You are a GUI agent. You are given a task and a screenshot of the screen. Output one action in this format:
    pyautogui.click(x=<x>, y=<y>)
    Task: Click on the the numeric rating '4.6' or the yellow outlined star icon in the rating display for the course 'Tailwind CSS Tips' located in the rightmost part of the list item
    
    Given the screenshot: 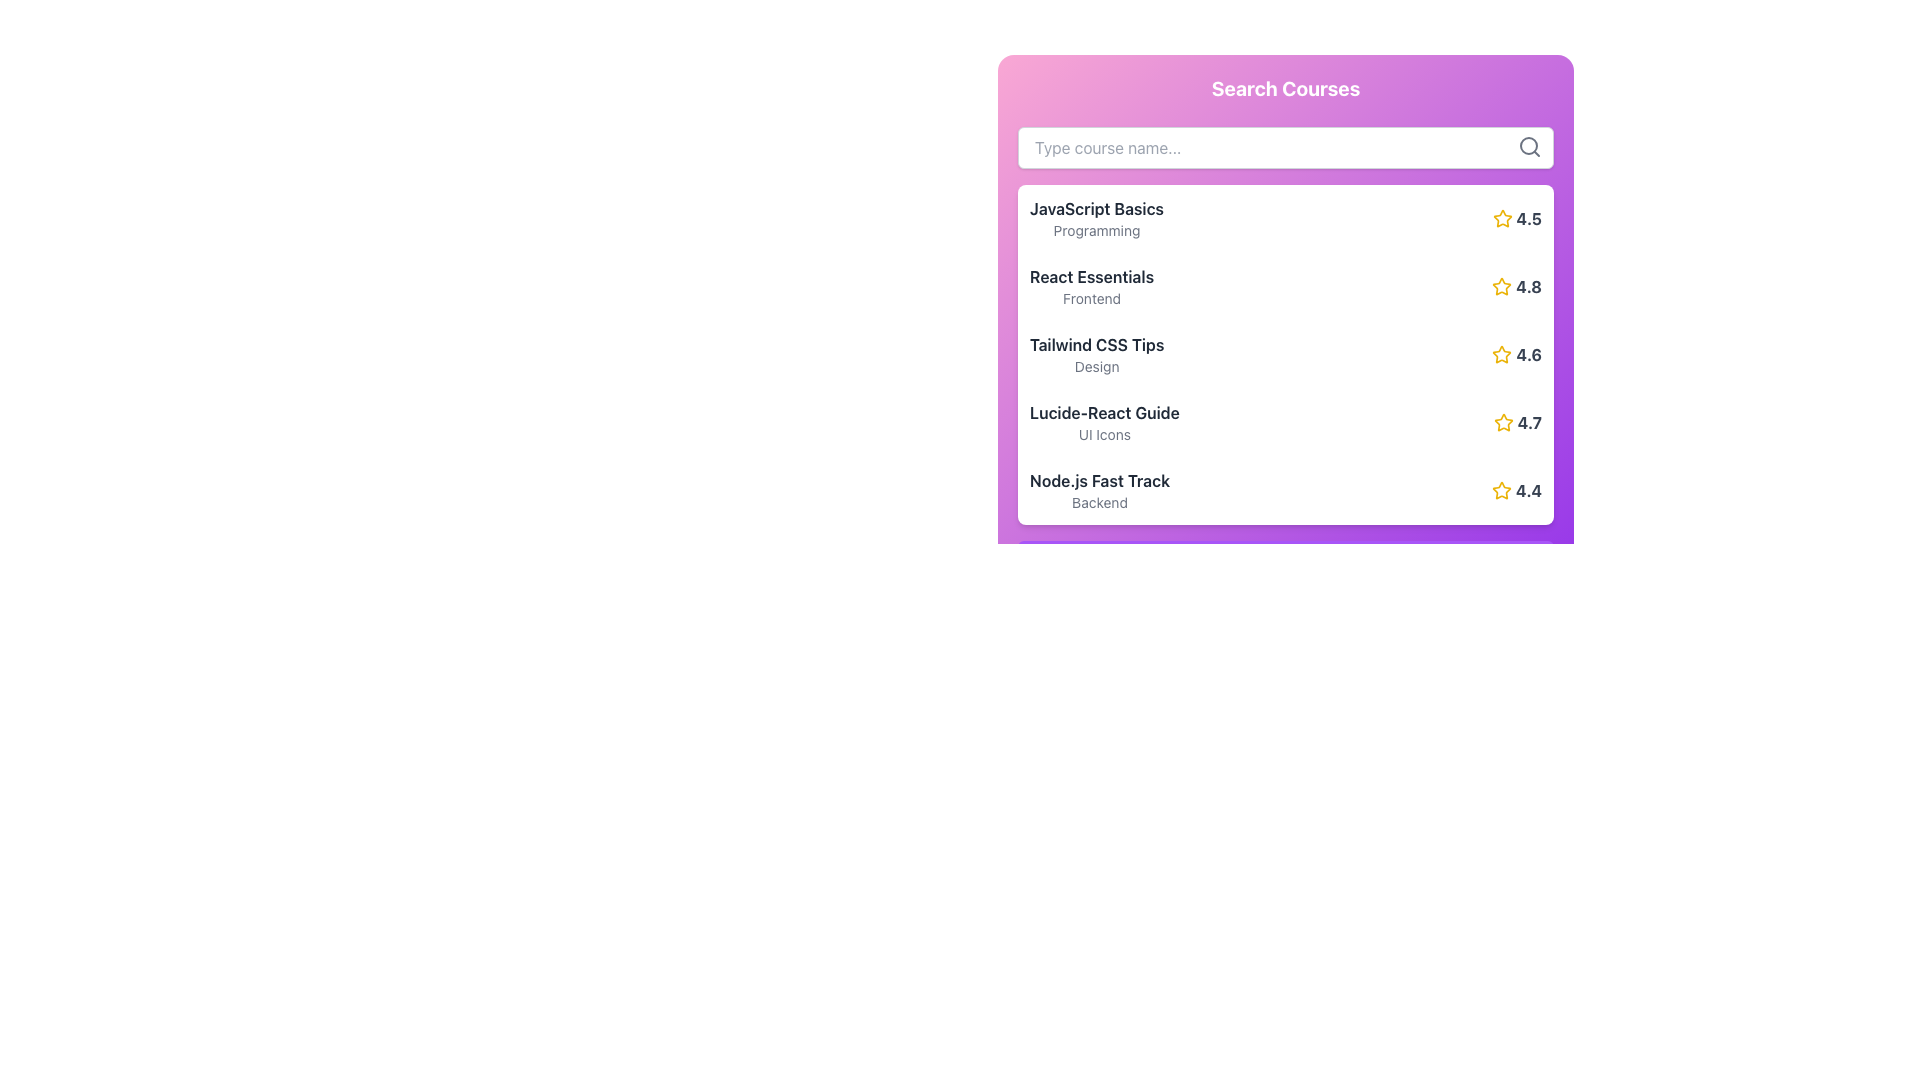 What is the action you would take?
    pyautogui.click(x=1517, y=353)
    